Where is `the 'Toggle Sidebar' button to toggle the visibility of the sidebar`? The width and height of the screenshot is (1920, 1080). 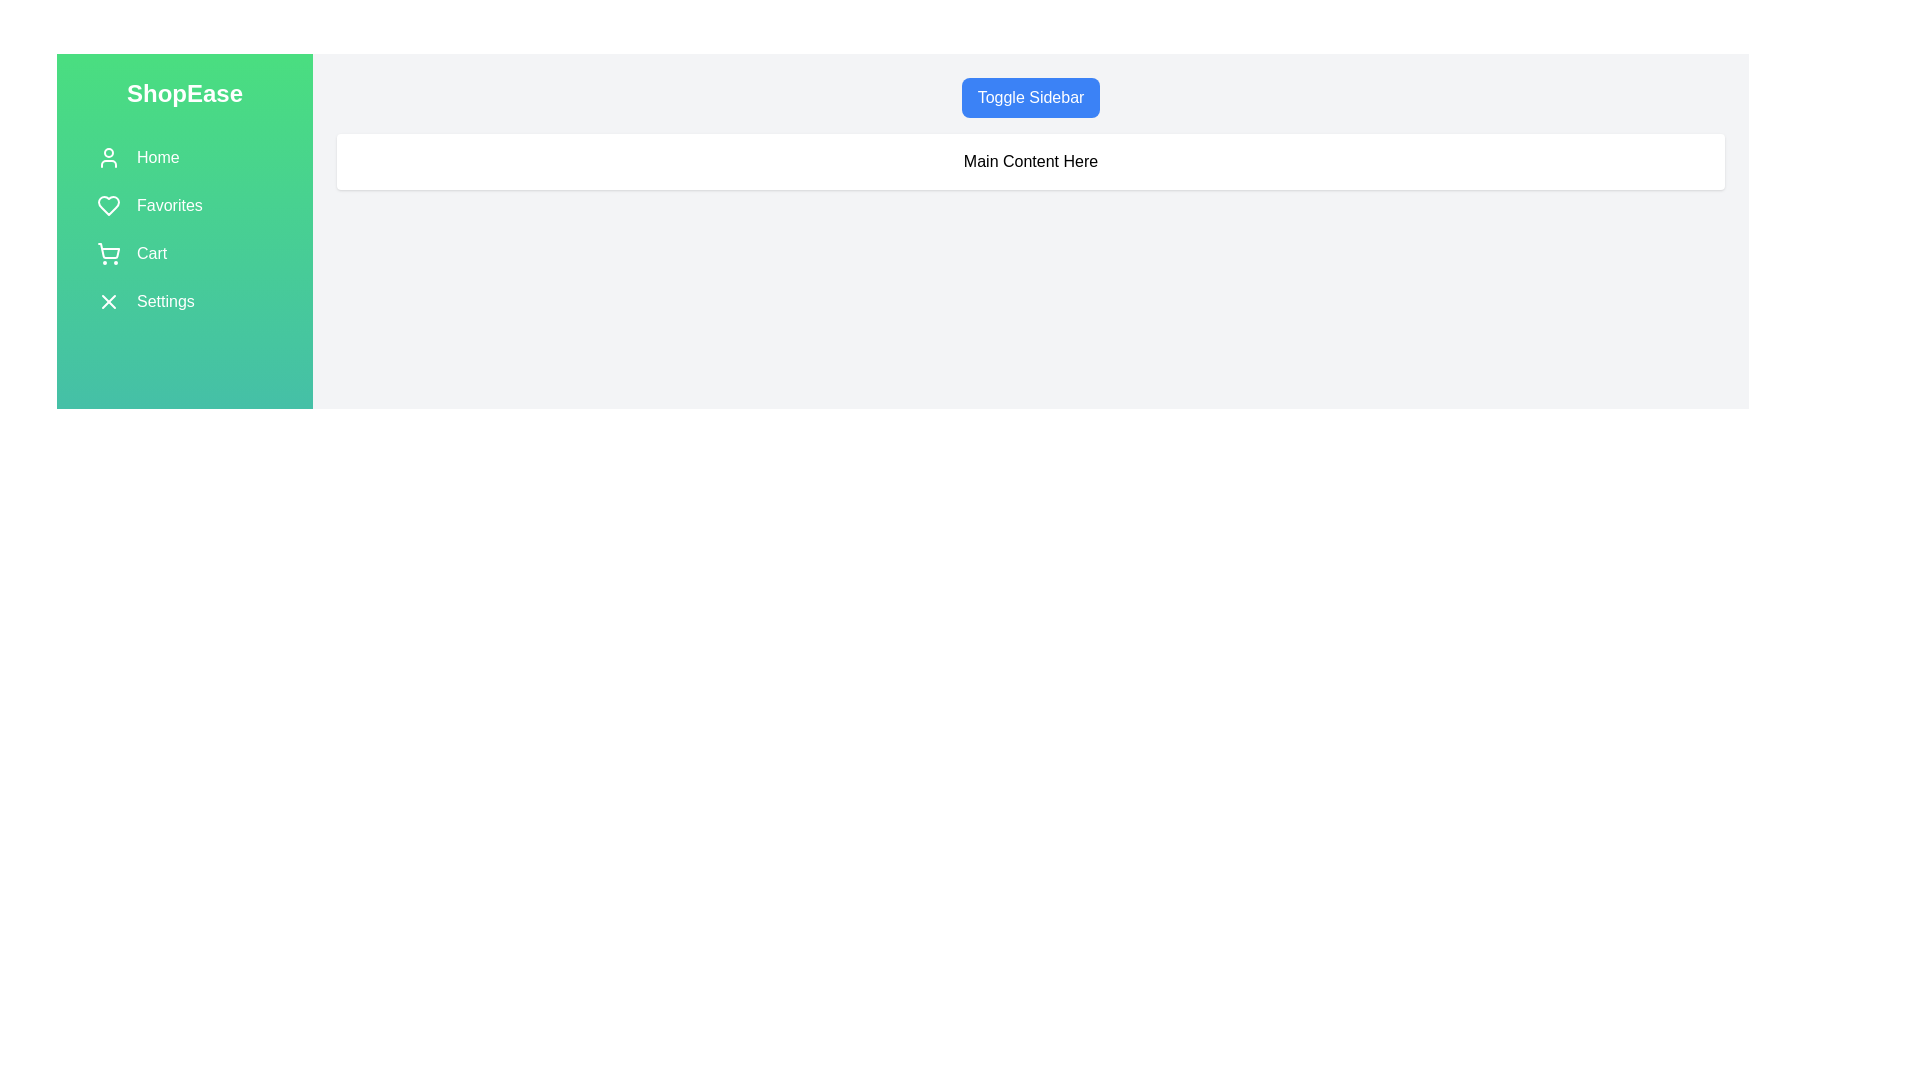
the 'Toggle Sidebar' button to toggle the visibility of the sidebar is located at coordinates (1031, 97).